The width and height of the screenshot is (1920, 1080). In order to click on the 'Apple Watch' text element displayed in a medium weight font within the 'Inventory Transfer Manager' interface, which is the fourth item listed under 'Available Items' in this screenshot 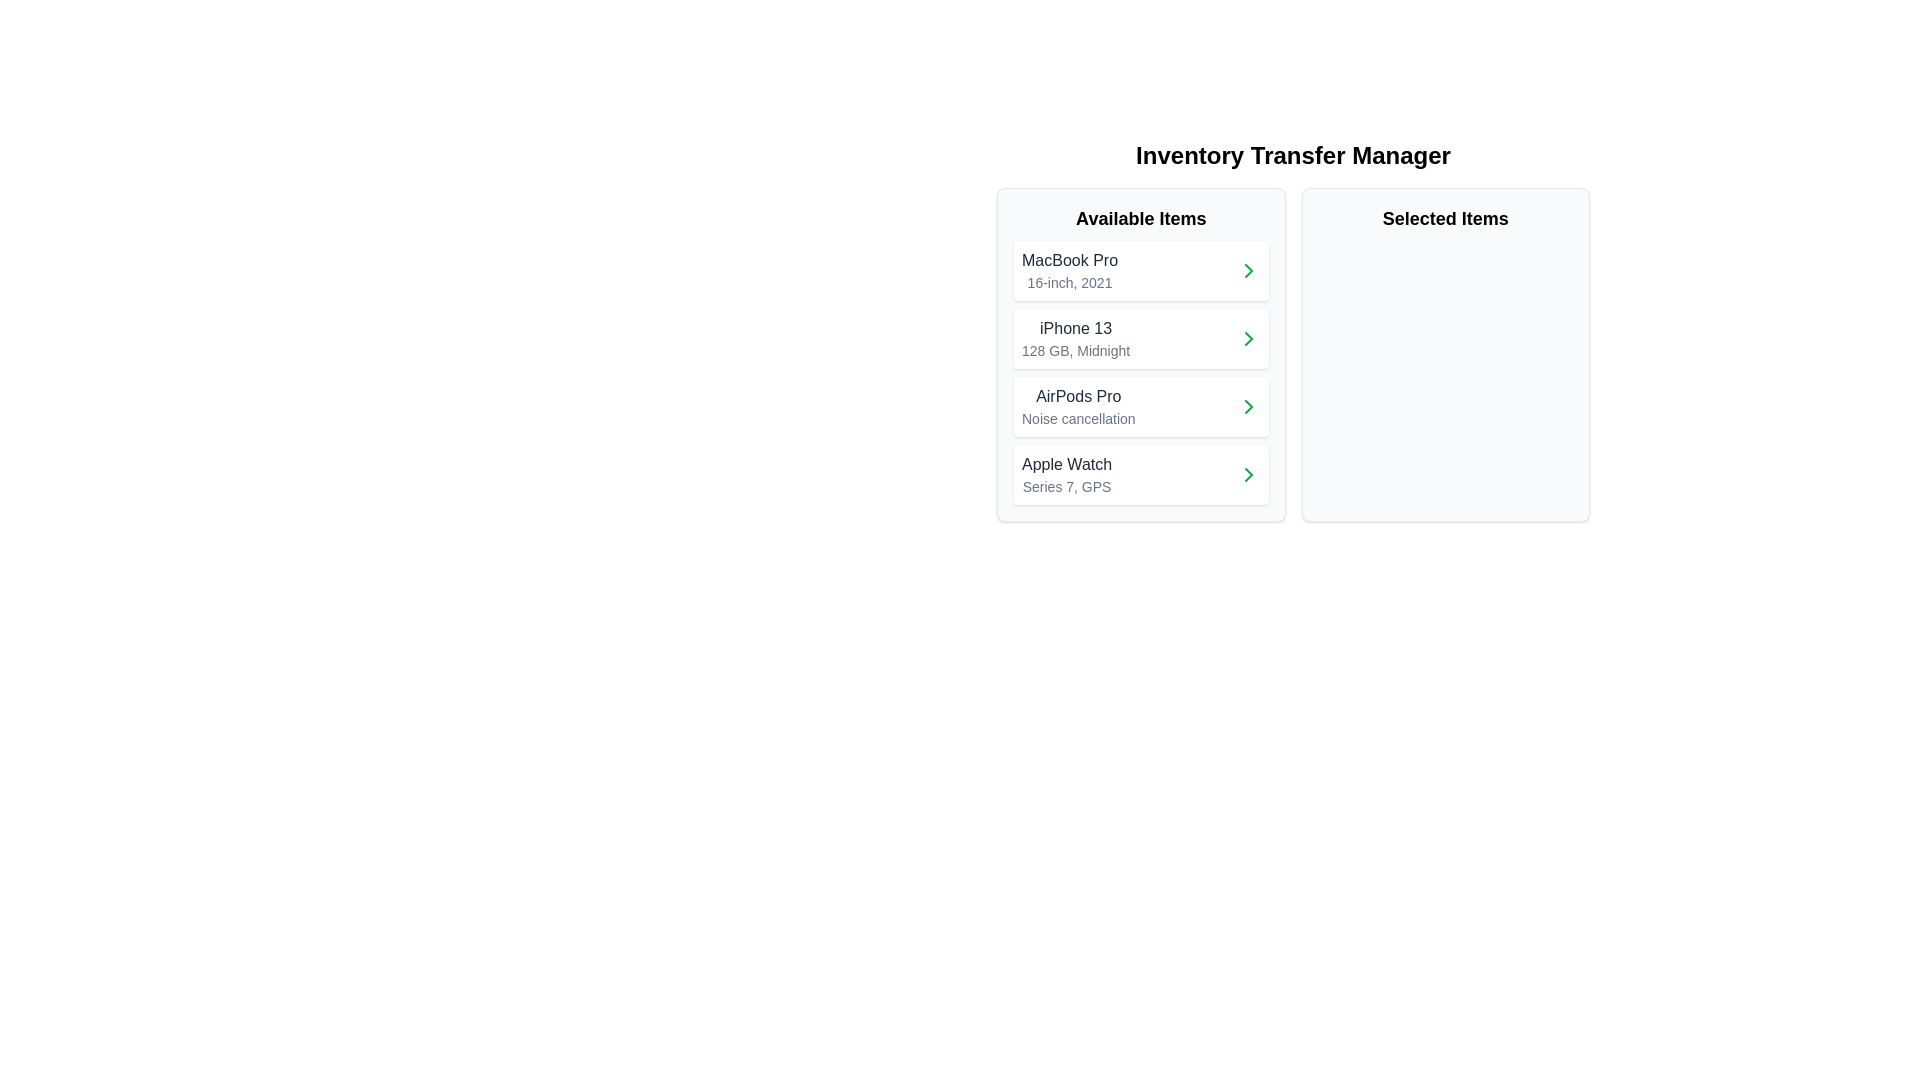, I will do `click(1066, 474)`.